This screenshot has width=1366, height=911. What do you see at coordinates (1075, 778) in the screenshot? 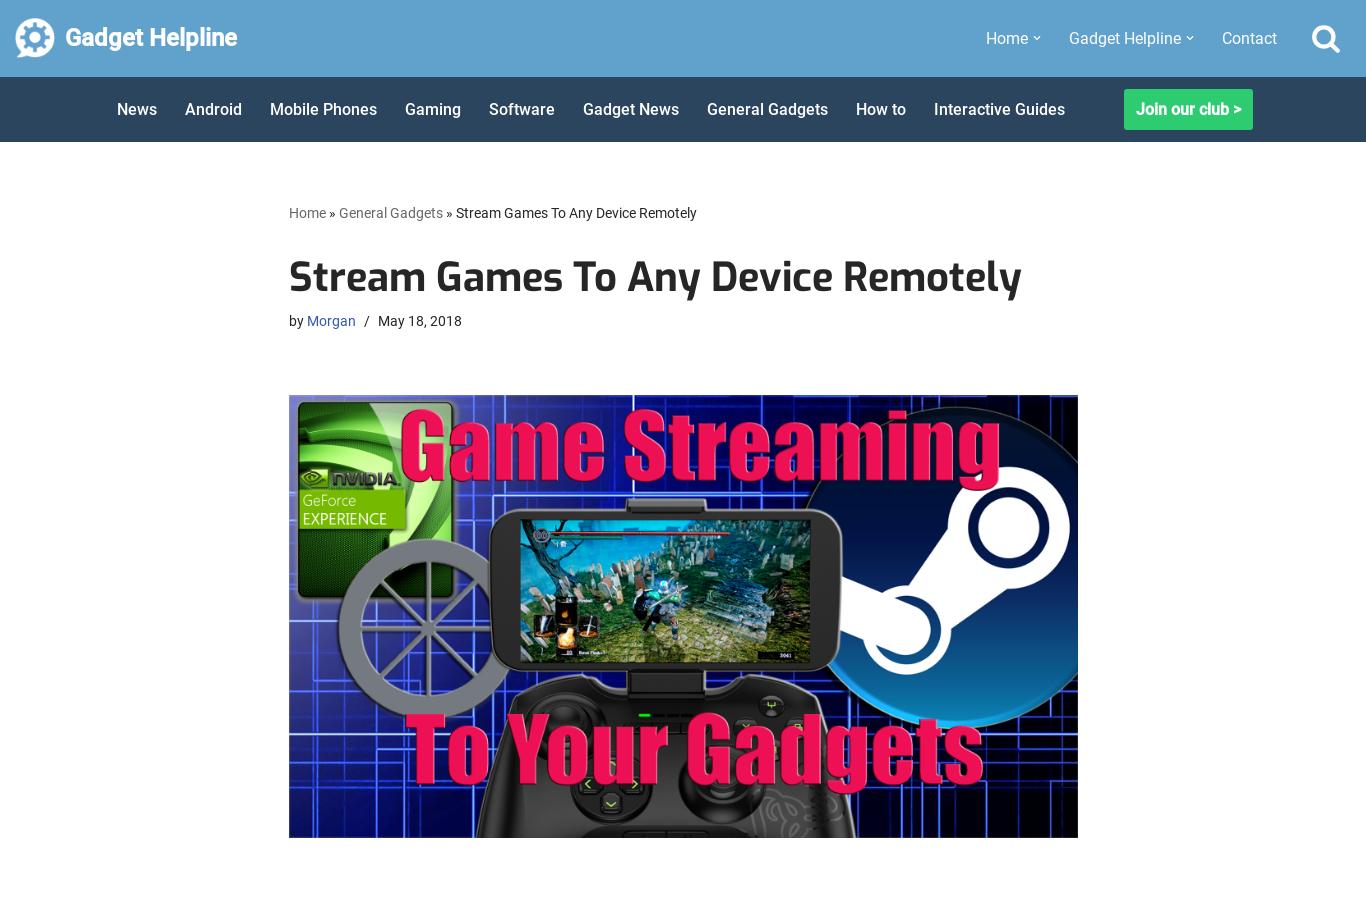
I see `'IoT'` at bounding box center [1075, 778].